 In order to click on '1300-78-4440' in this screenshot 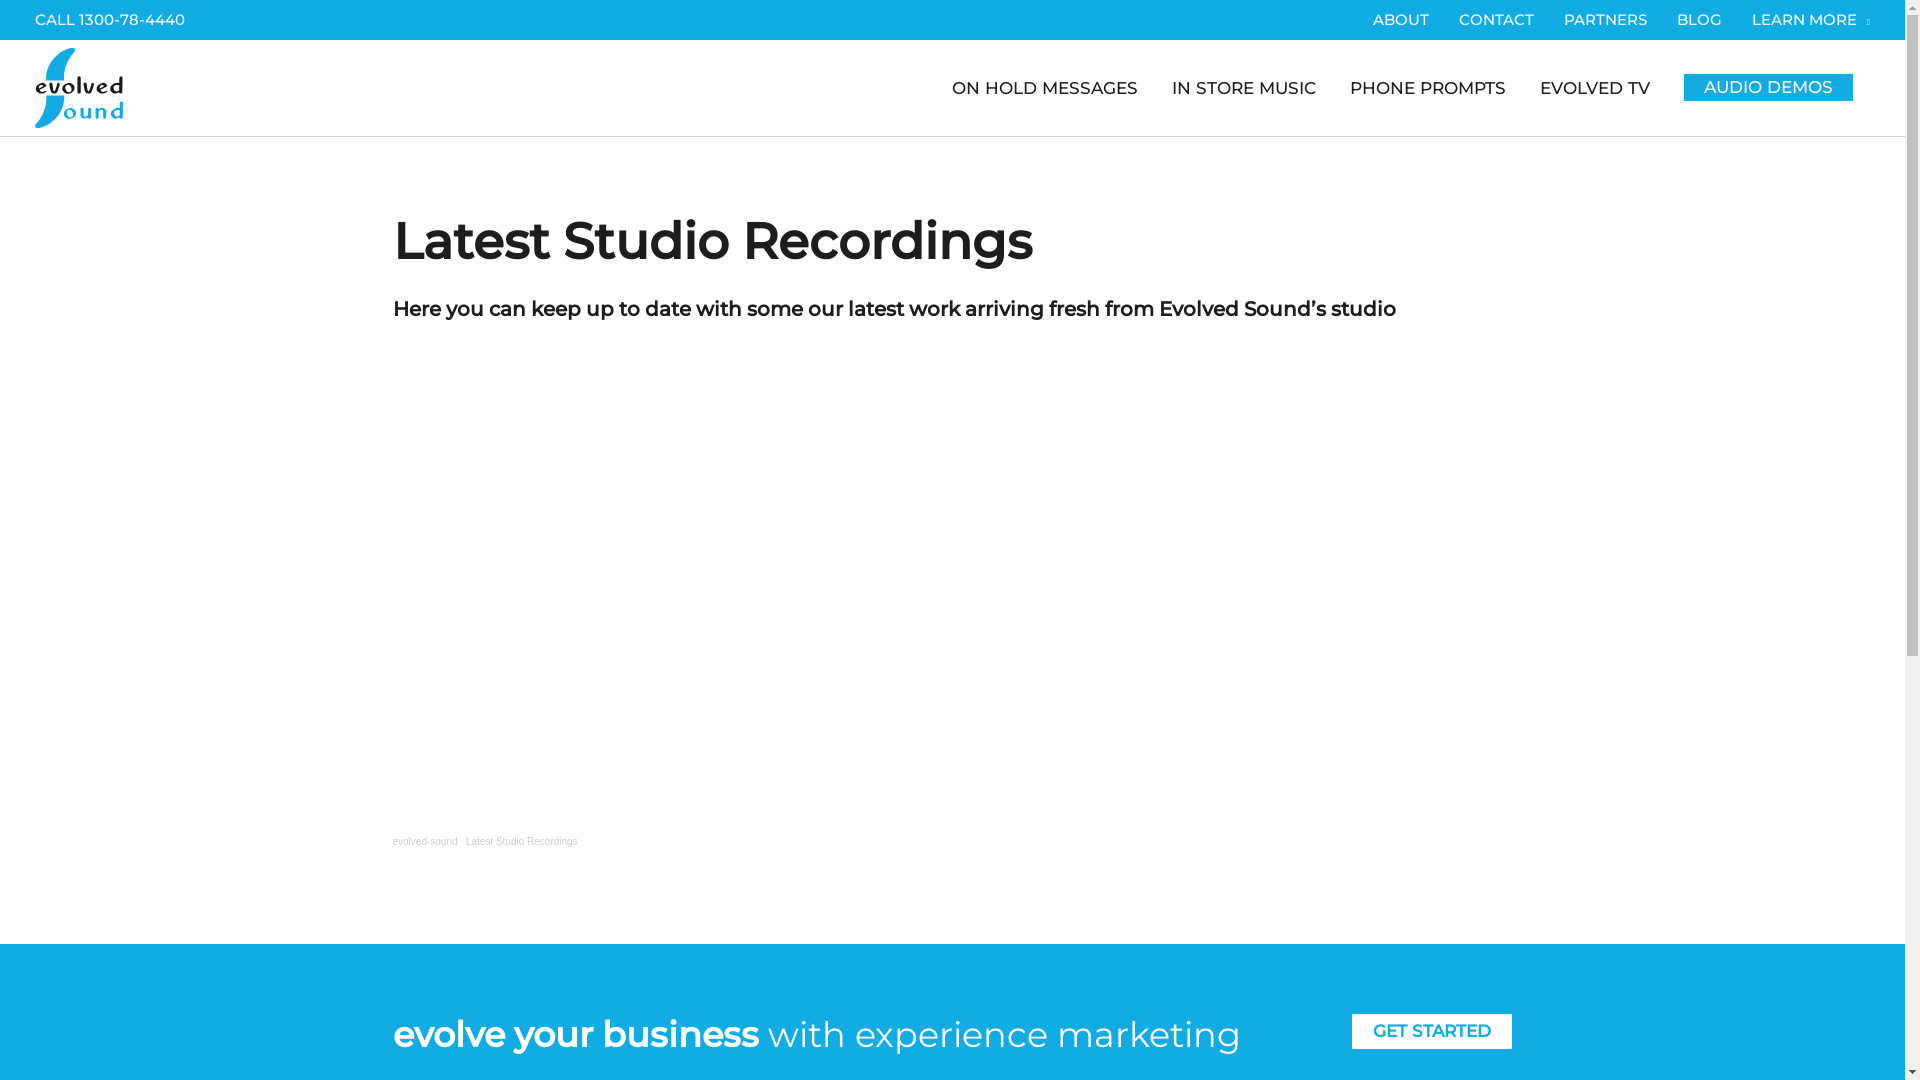, I will do `click(131, 19)`.